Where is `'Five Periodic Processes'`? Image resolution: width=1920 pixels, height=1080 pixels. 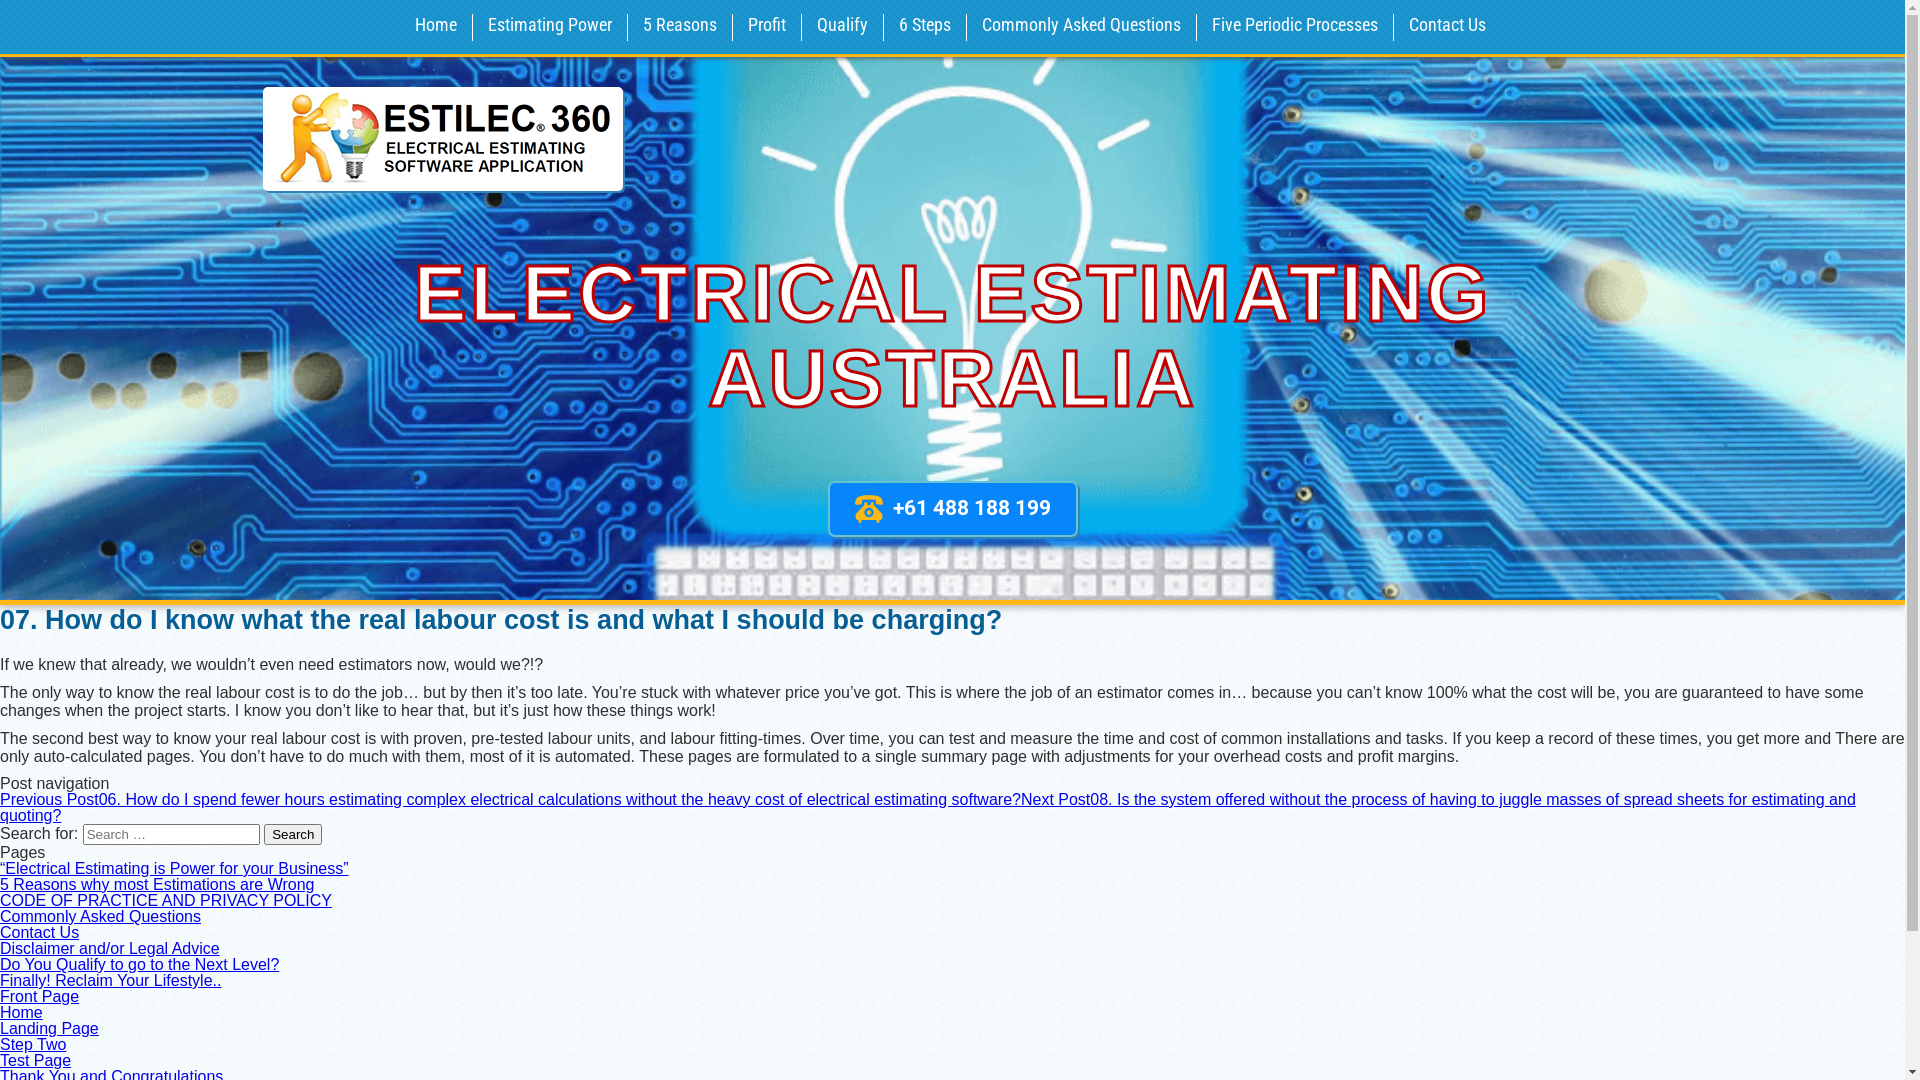 'Five Periodic Processes' is located at coordinates (1294, 27).